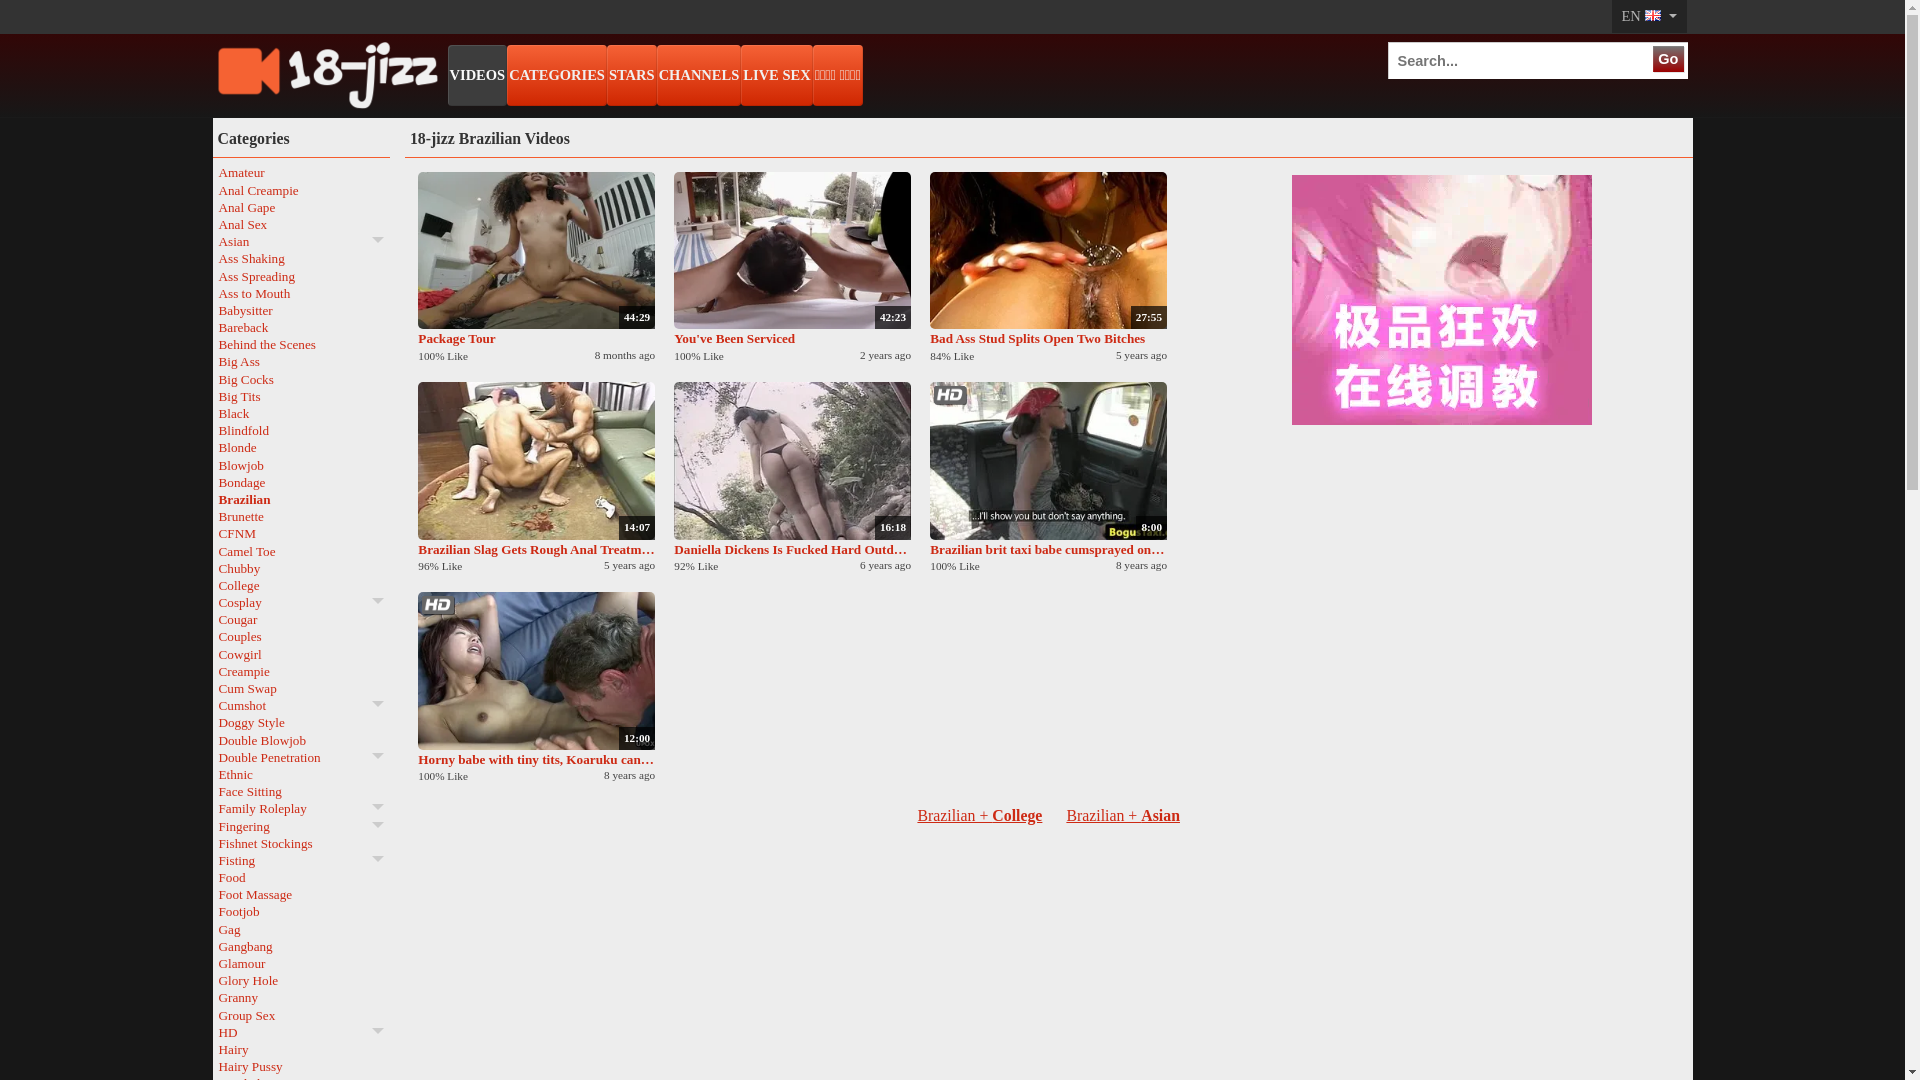  What do you see at coordinates (416, 249) in the screenshot?
I see `'44:29'` at bounding box center [416, 249].